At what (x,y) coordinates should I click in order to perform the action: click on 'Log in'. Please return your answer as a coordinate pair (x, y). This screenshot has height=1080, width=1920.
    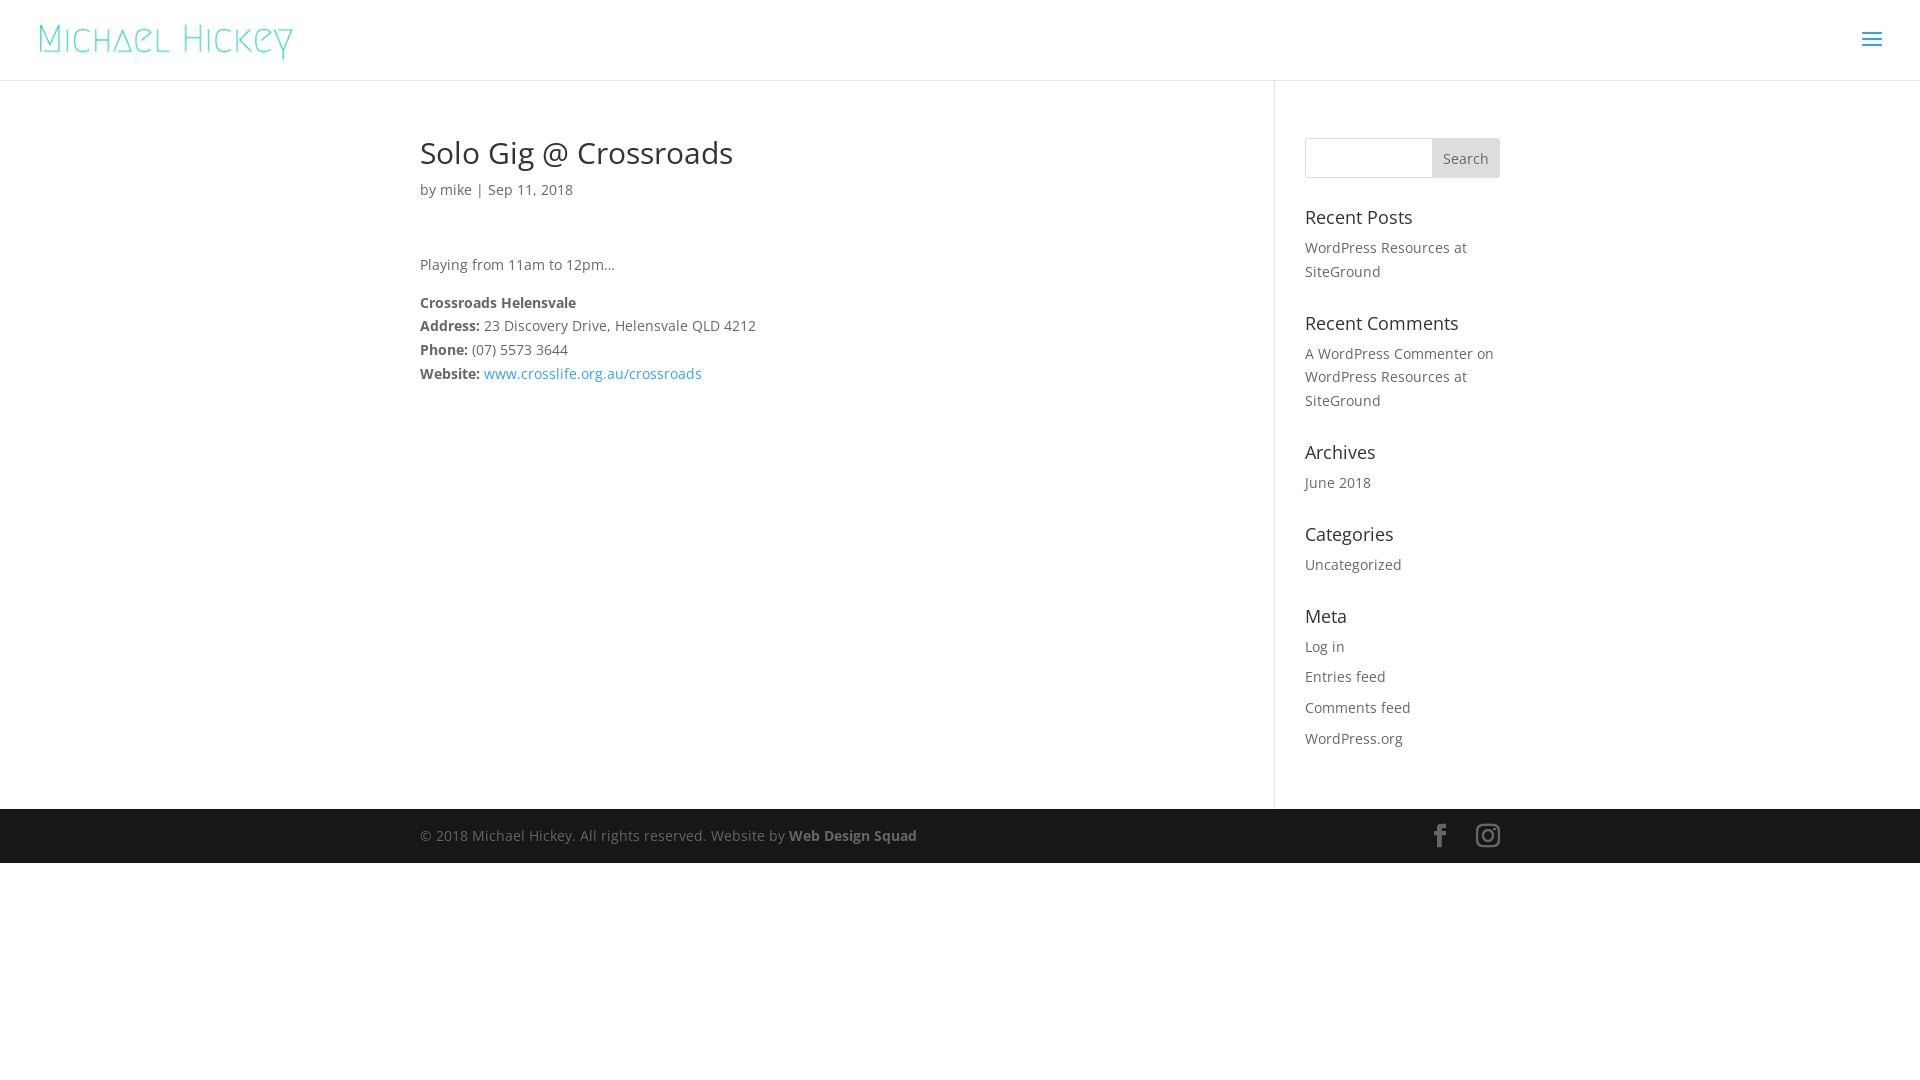
    Looking at the image, I should click on (1324, 646).